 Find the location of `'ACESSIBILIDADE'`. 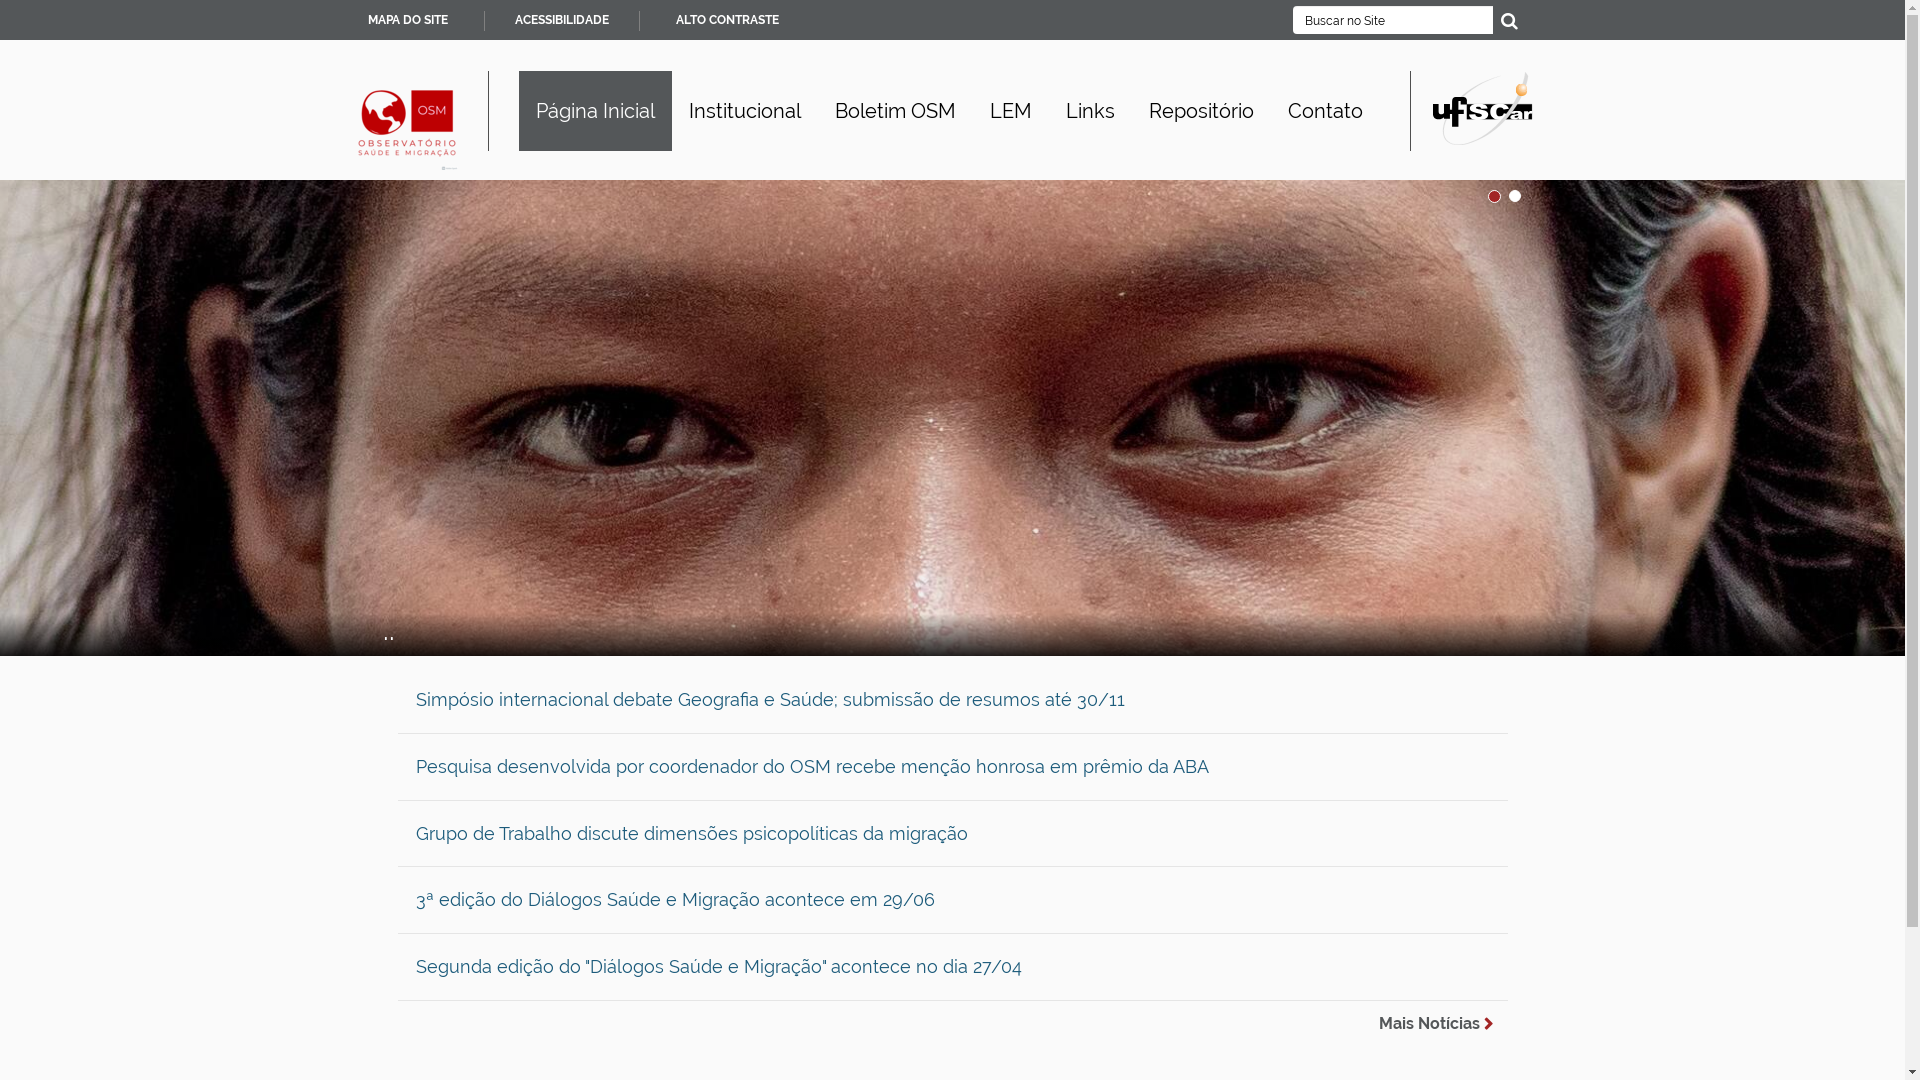

'ACESSIBILIDADE' is located at coordinates (513, 19).